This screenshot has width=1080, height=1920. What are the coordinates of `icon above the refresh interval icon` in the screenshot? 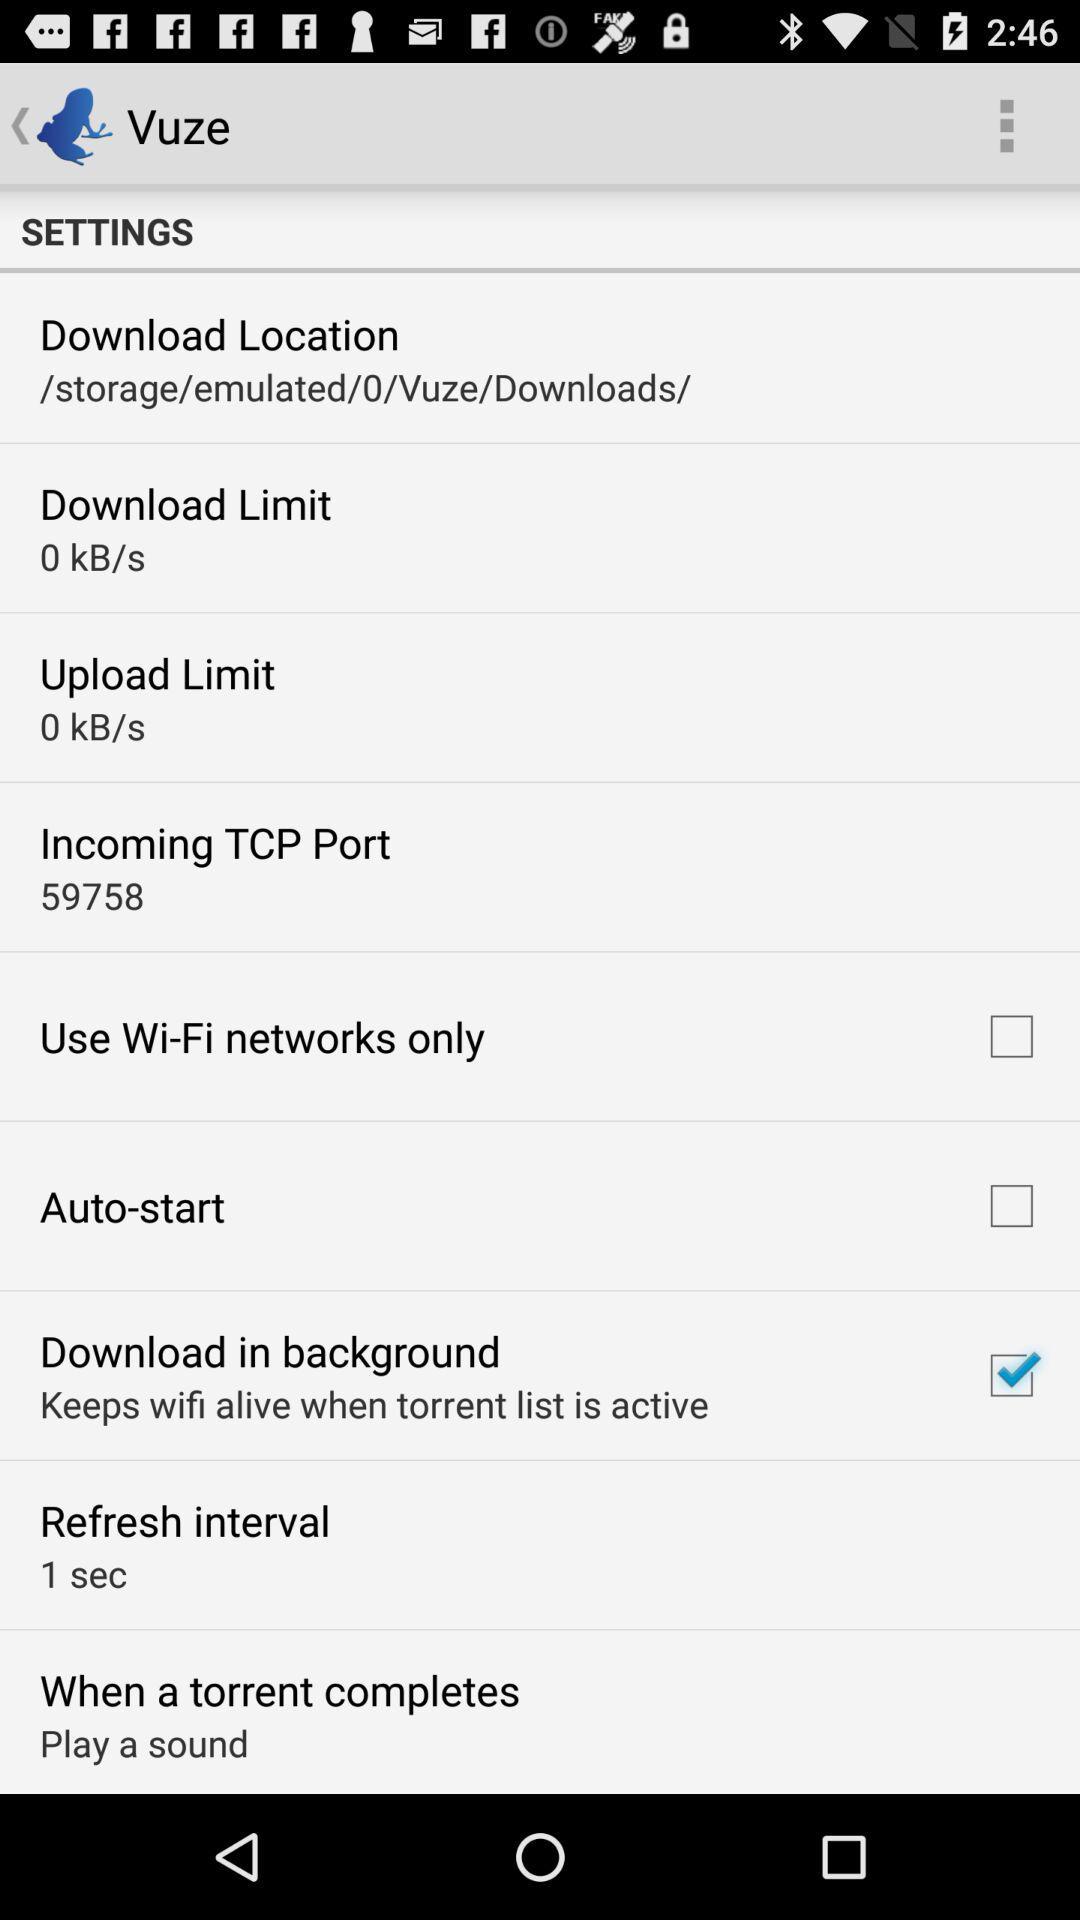 It's located at (374, 1402).